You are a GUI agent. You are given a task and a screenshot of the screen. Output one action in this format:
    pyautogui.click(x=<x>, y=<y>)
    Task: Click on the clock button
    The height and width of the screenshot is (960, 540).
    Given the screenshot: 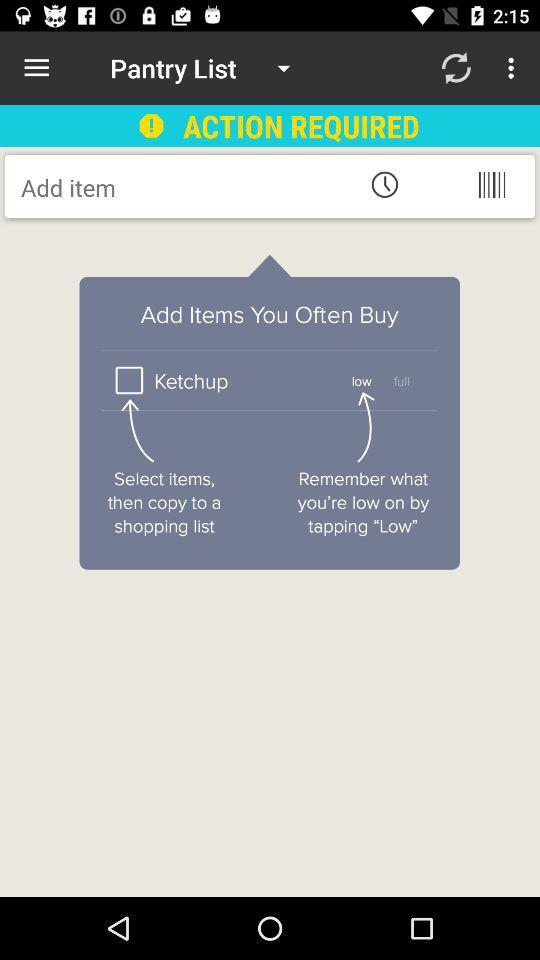 What is the action you would take?
    pyautogui.click(x=384, y=184)
    